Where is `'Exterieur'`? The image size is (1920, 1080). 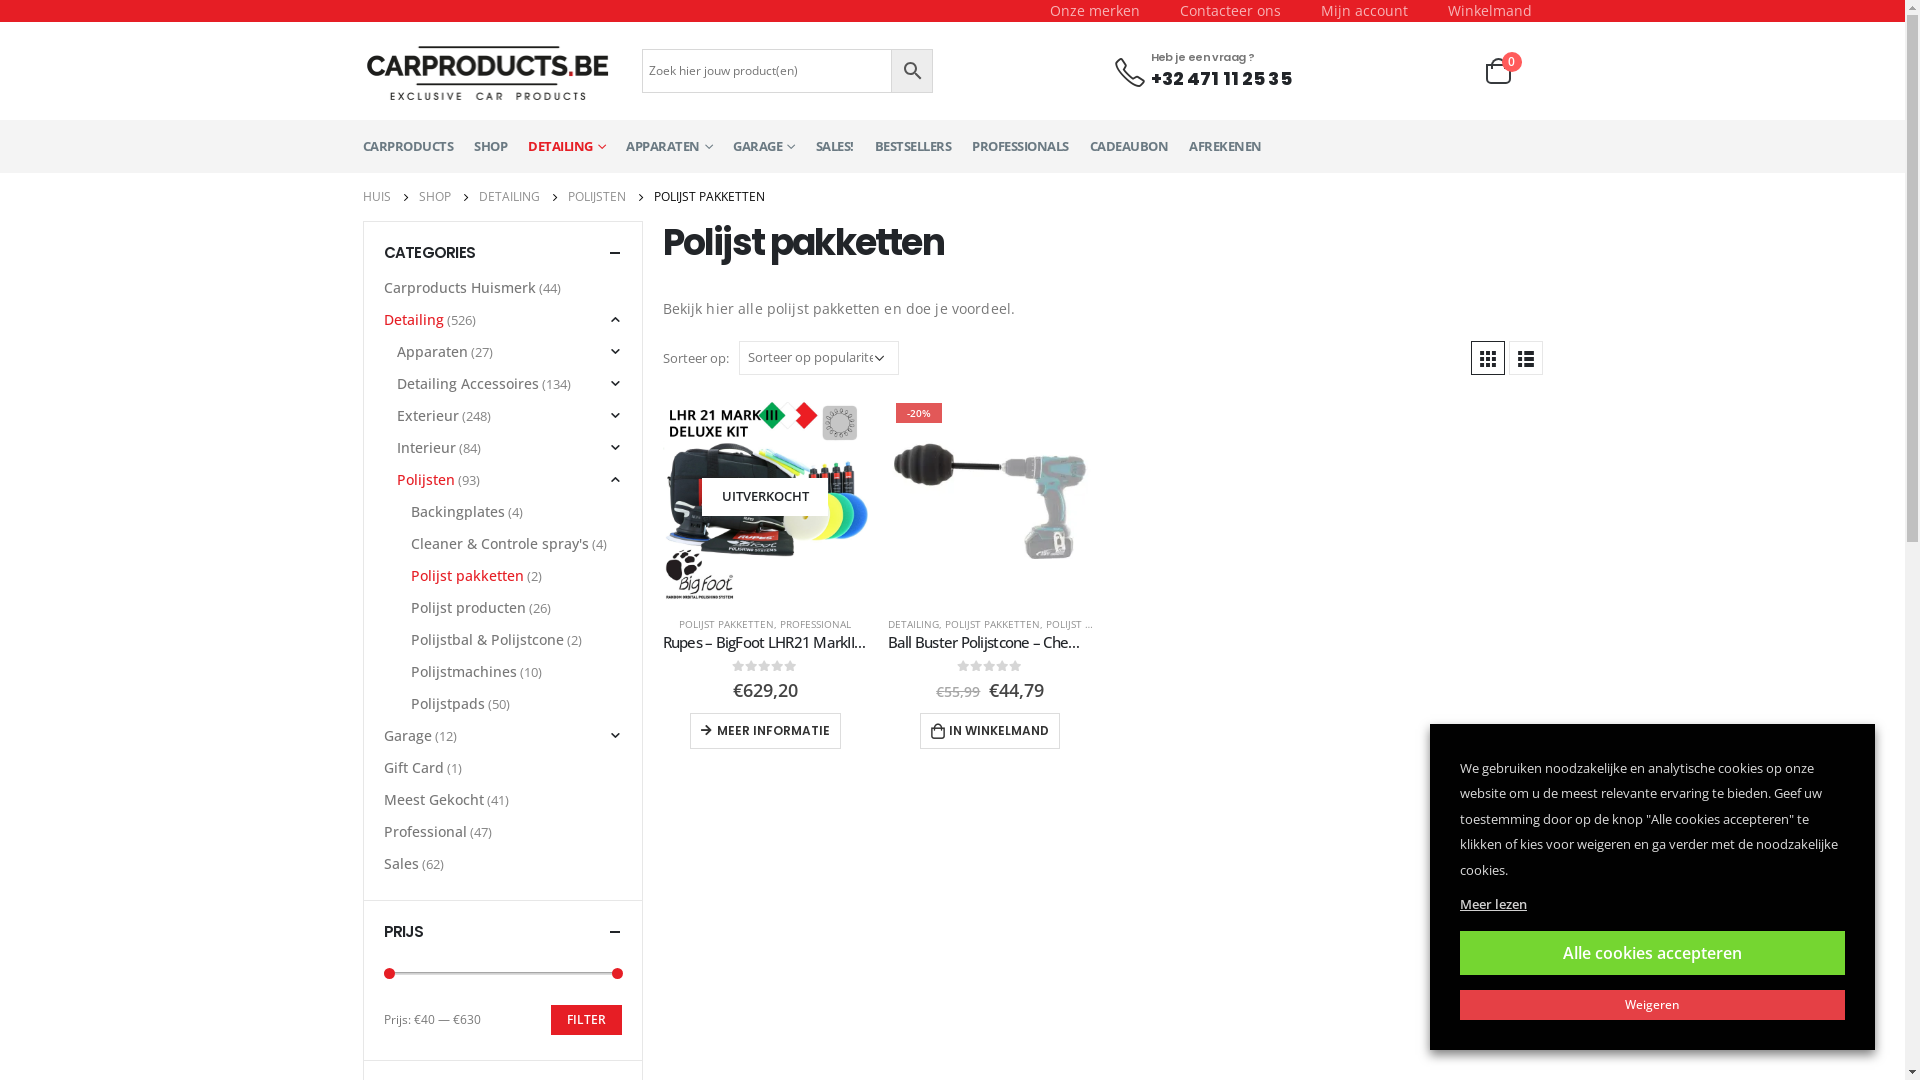 'Exterieur' is located at coordinates (426, 415).